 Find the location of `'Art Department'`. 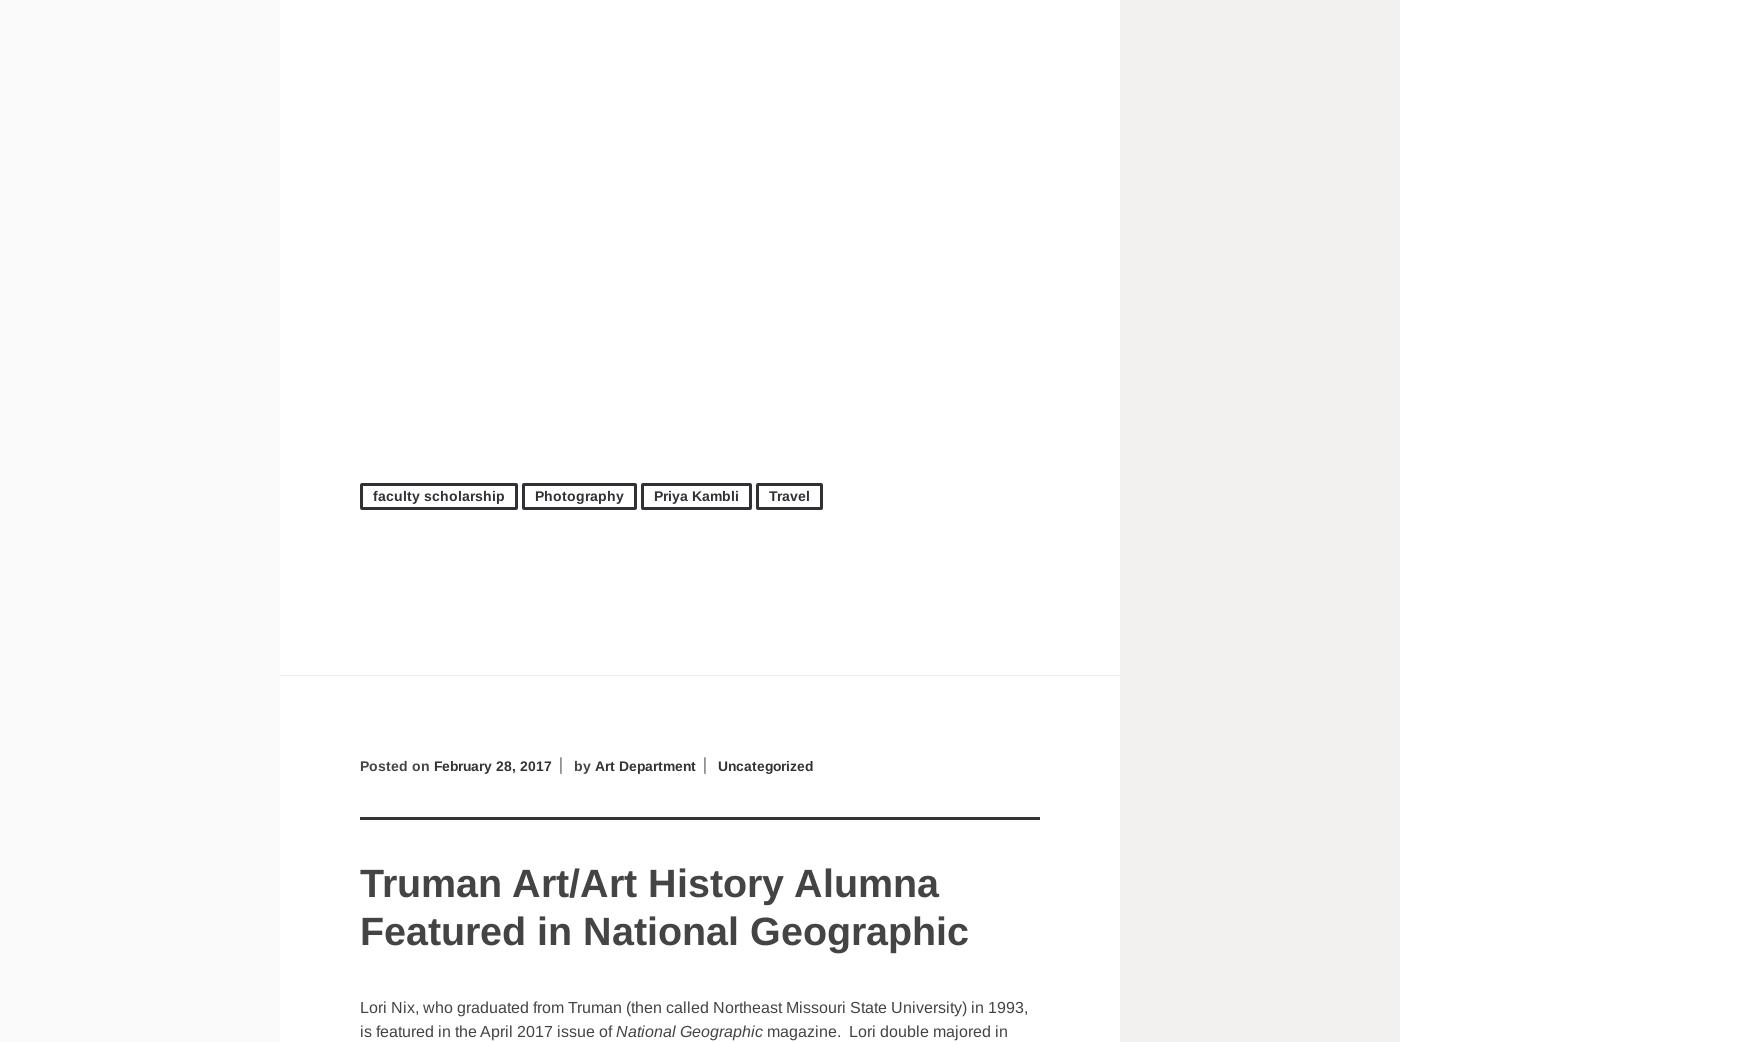

'Art Department' is located at coordinates (647, 764).